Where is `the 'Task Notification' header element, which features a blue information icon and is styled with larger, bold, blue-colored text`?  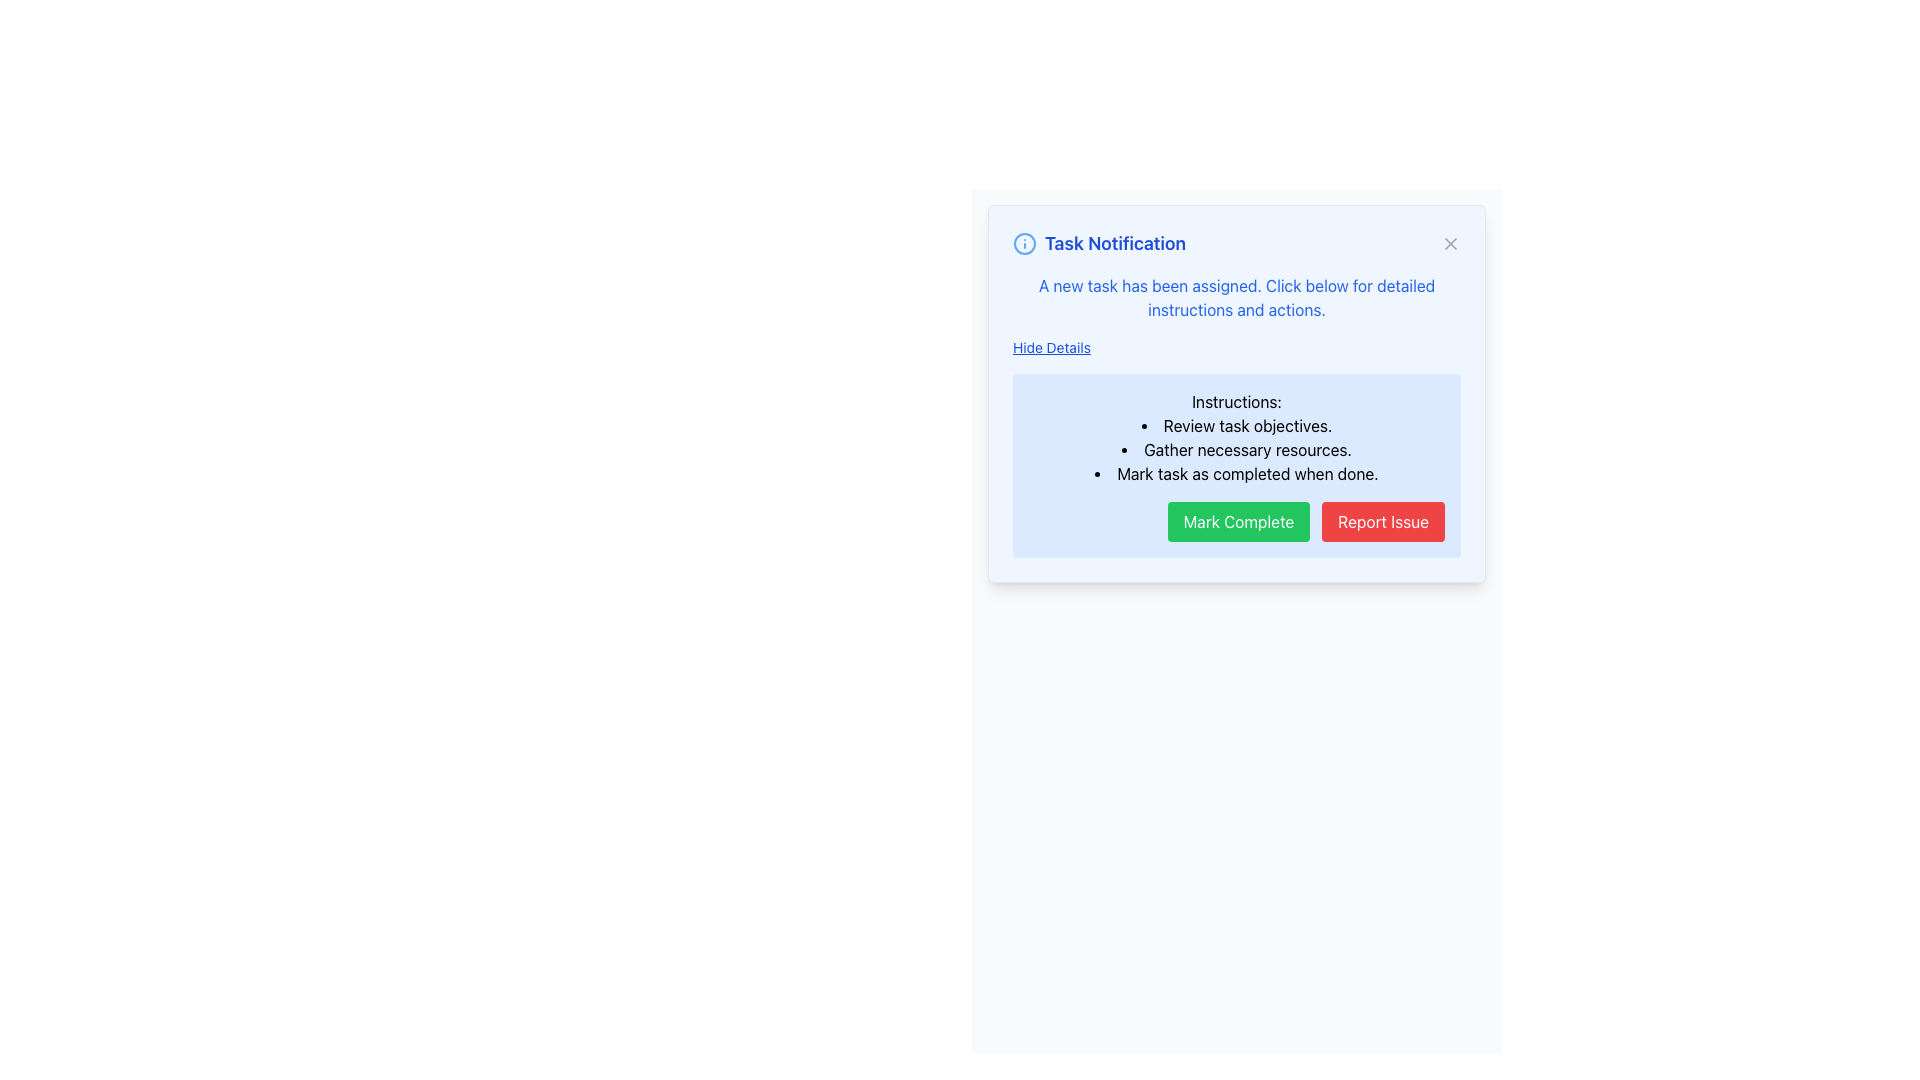
the 'Task Notification' header element, which features a blue information icon and is styled with larger, bold, blue-colored text is located at coordinates (1098, 242).